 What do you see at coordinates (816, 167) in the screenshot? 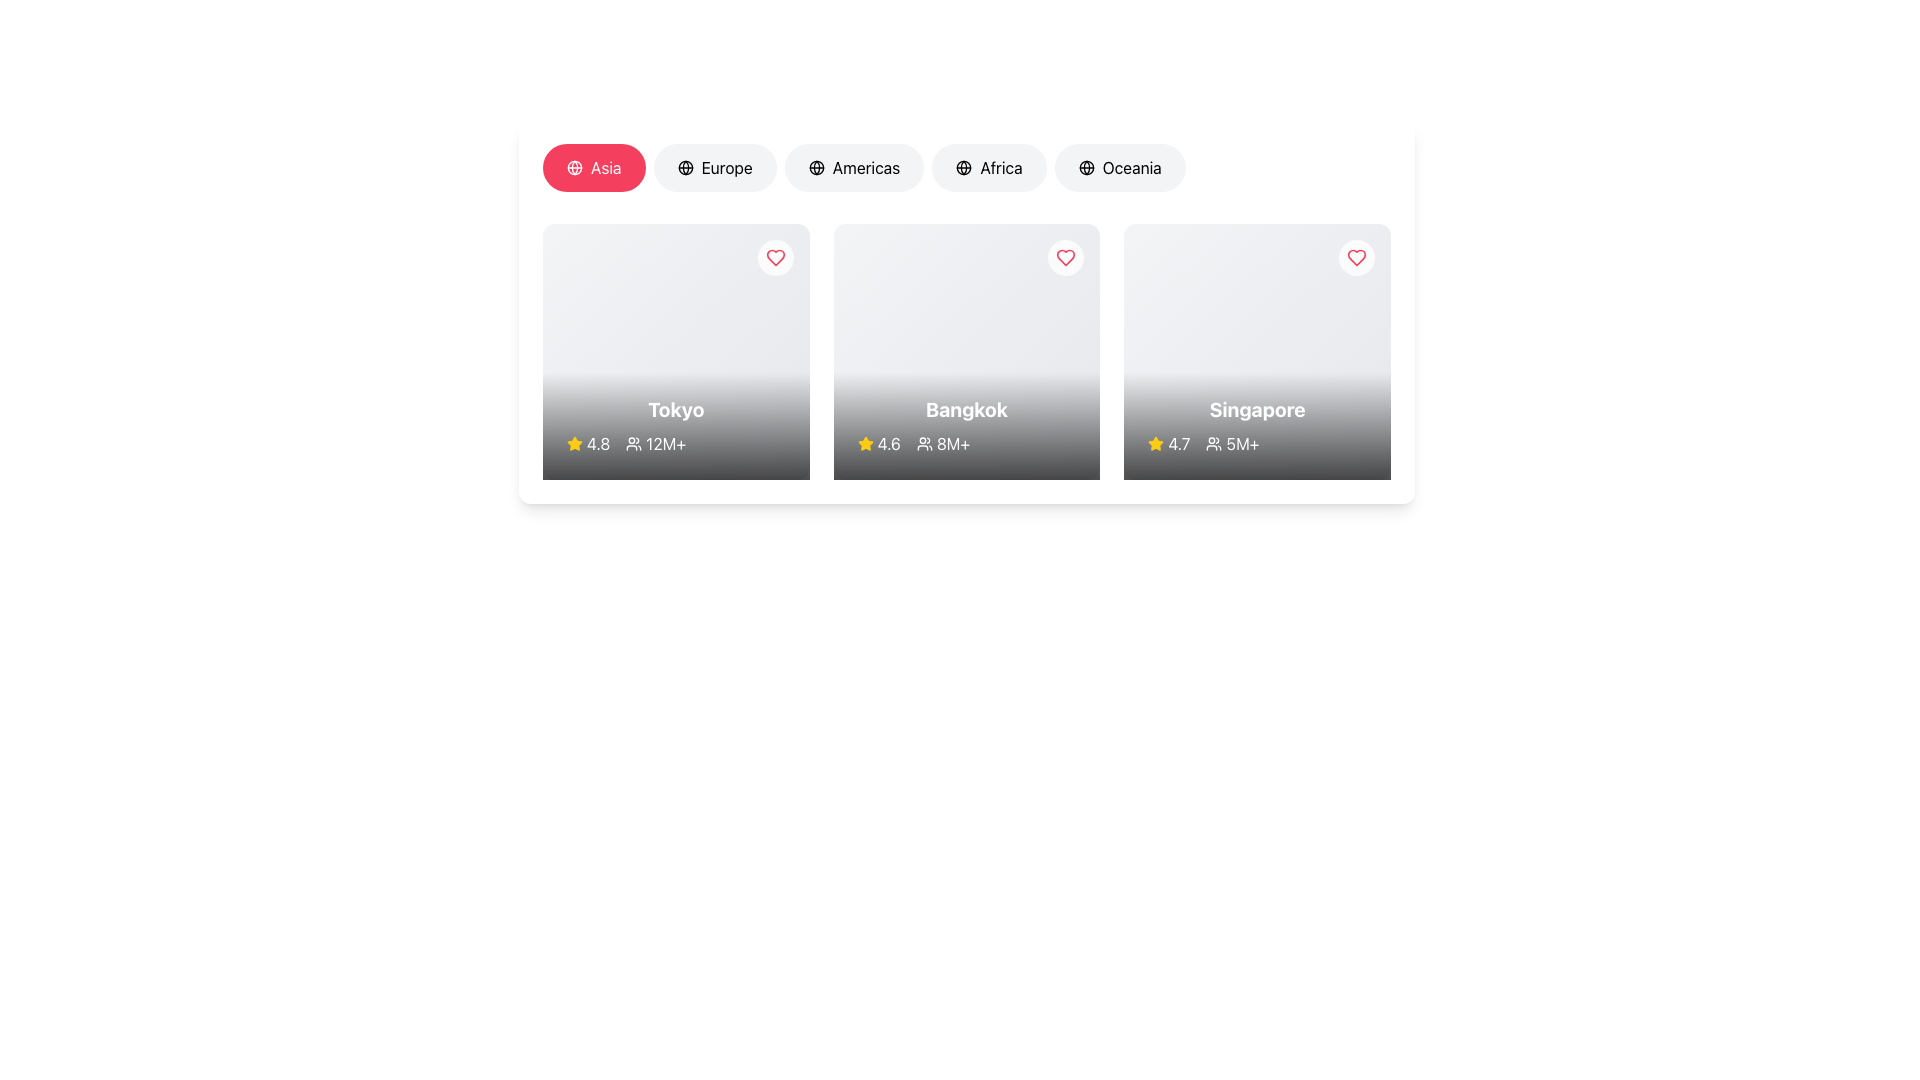
I see `the globe icon located to the left of the 'Americas' text in the navigation bar` at bounding box center [816, 167].